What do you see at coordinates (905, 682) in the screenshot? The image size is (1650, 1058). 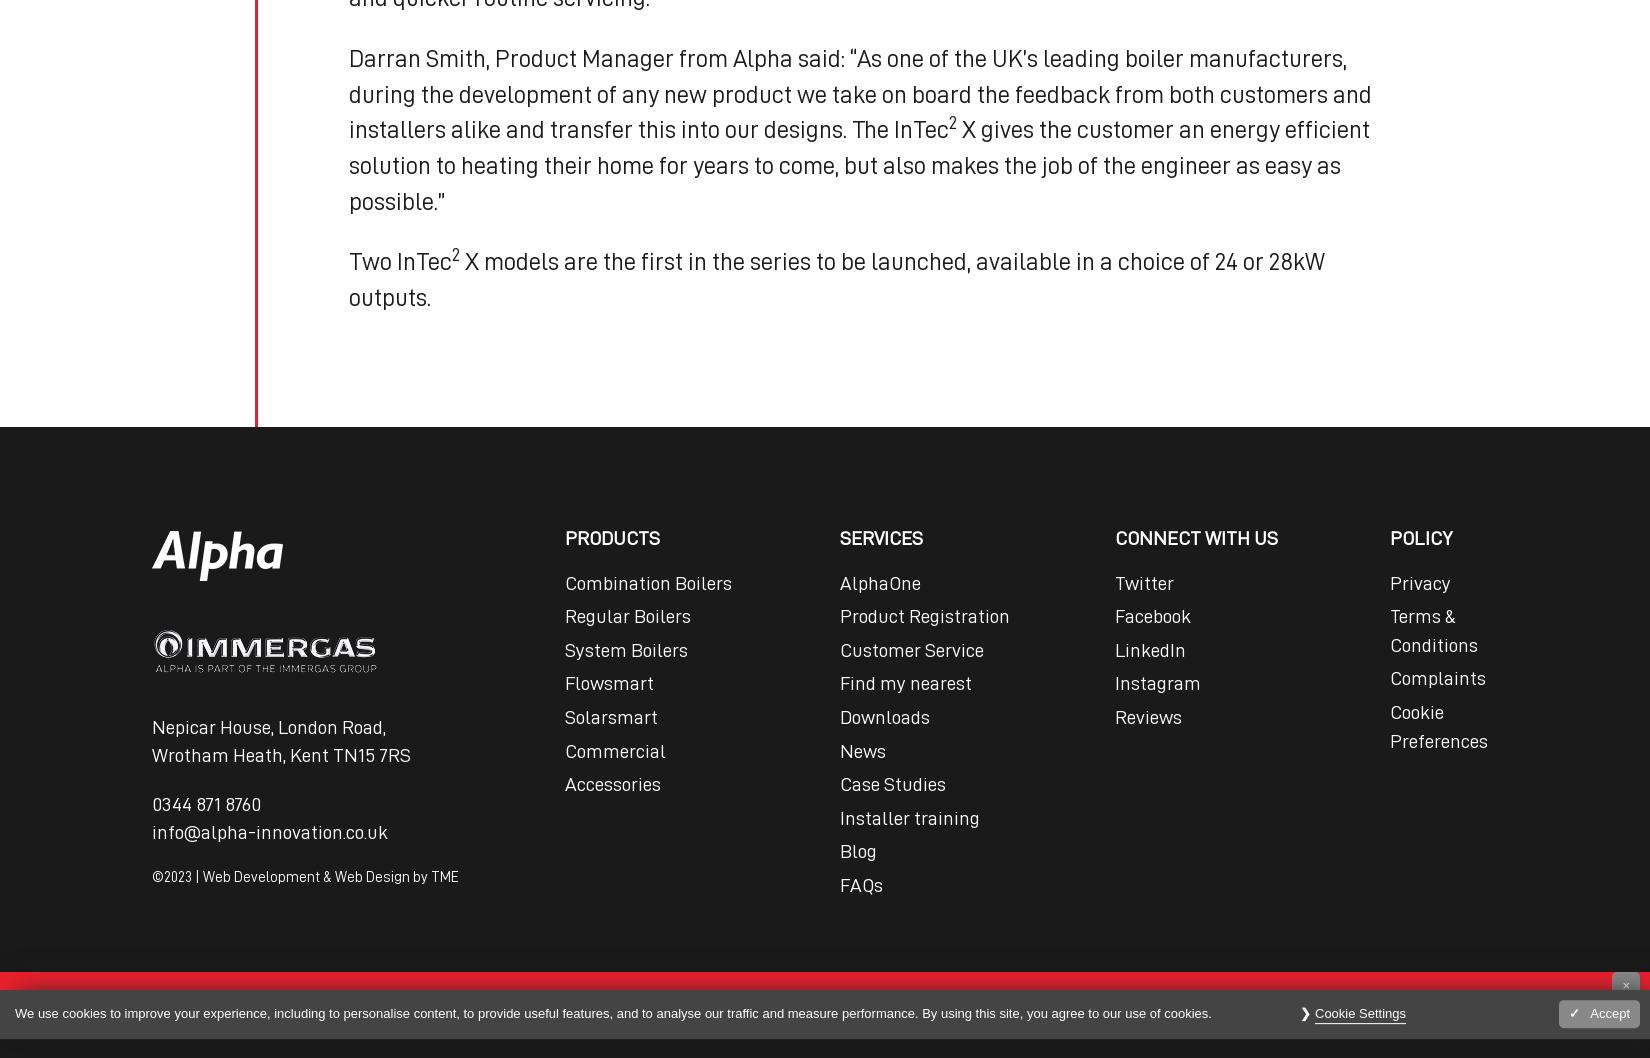 I see `'Find my nearest'` at bounding box center [905, 682].